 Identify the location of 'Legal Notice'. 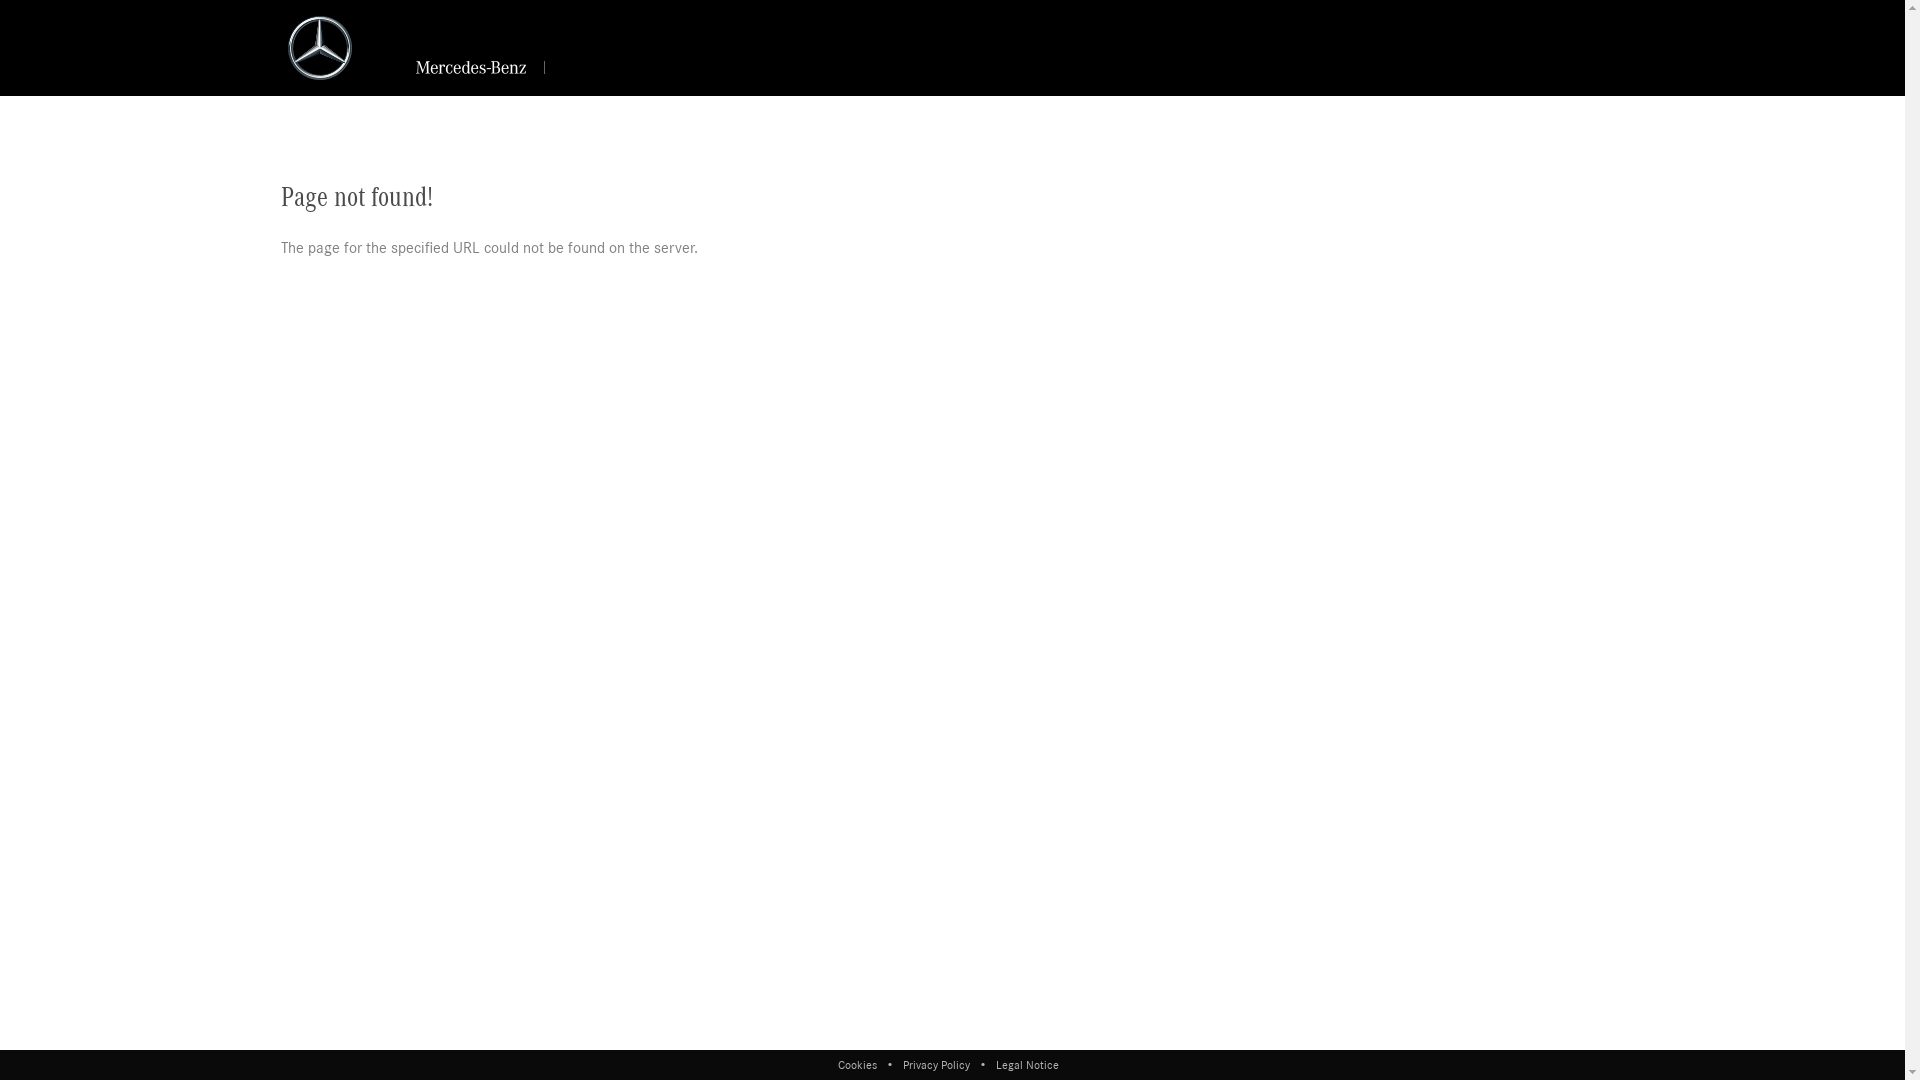
(985, 1063).